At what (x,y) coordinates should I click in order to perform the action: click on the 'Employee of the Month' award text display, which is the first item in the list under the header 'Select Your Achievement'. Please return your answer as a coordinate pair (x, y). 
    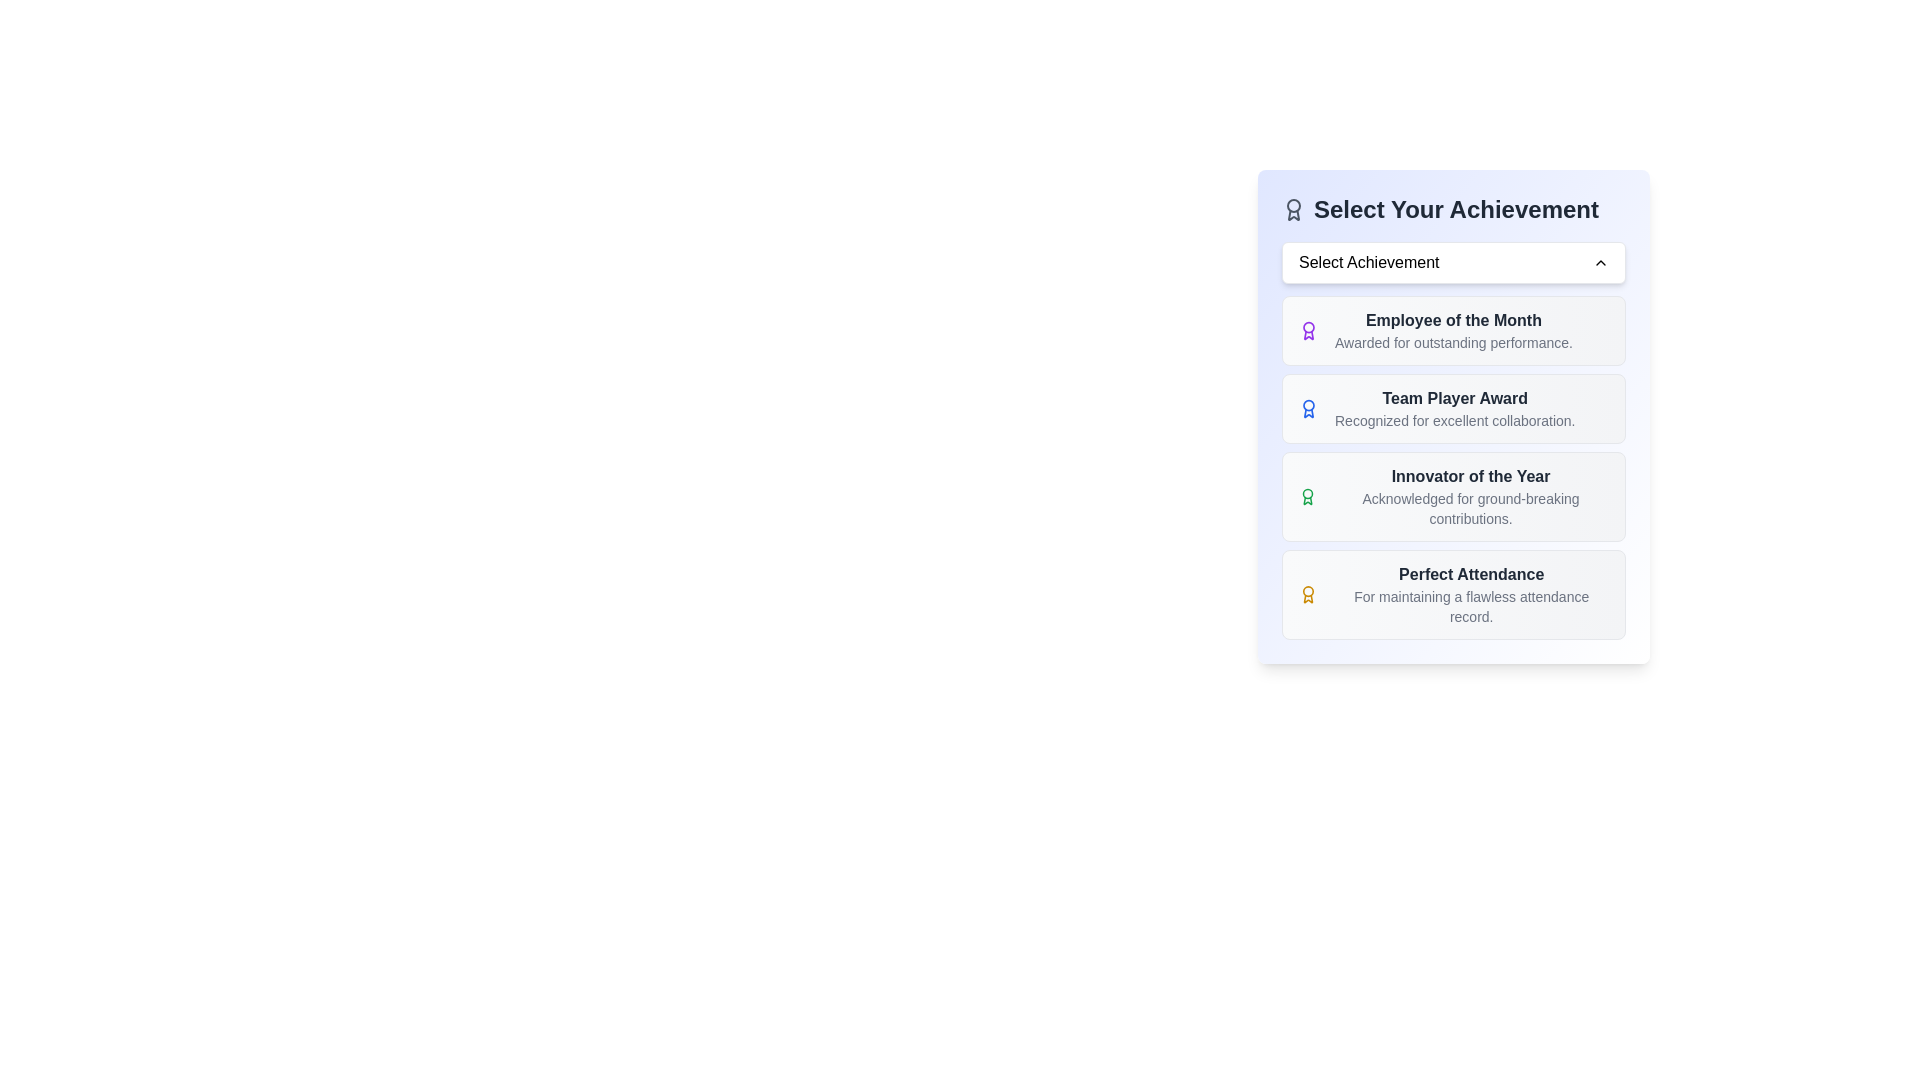
    Looking at the image, I should click on (1454, 330).